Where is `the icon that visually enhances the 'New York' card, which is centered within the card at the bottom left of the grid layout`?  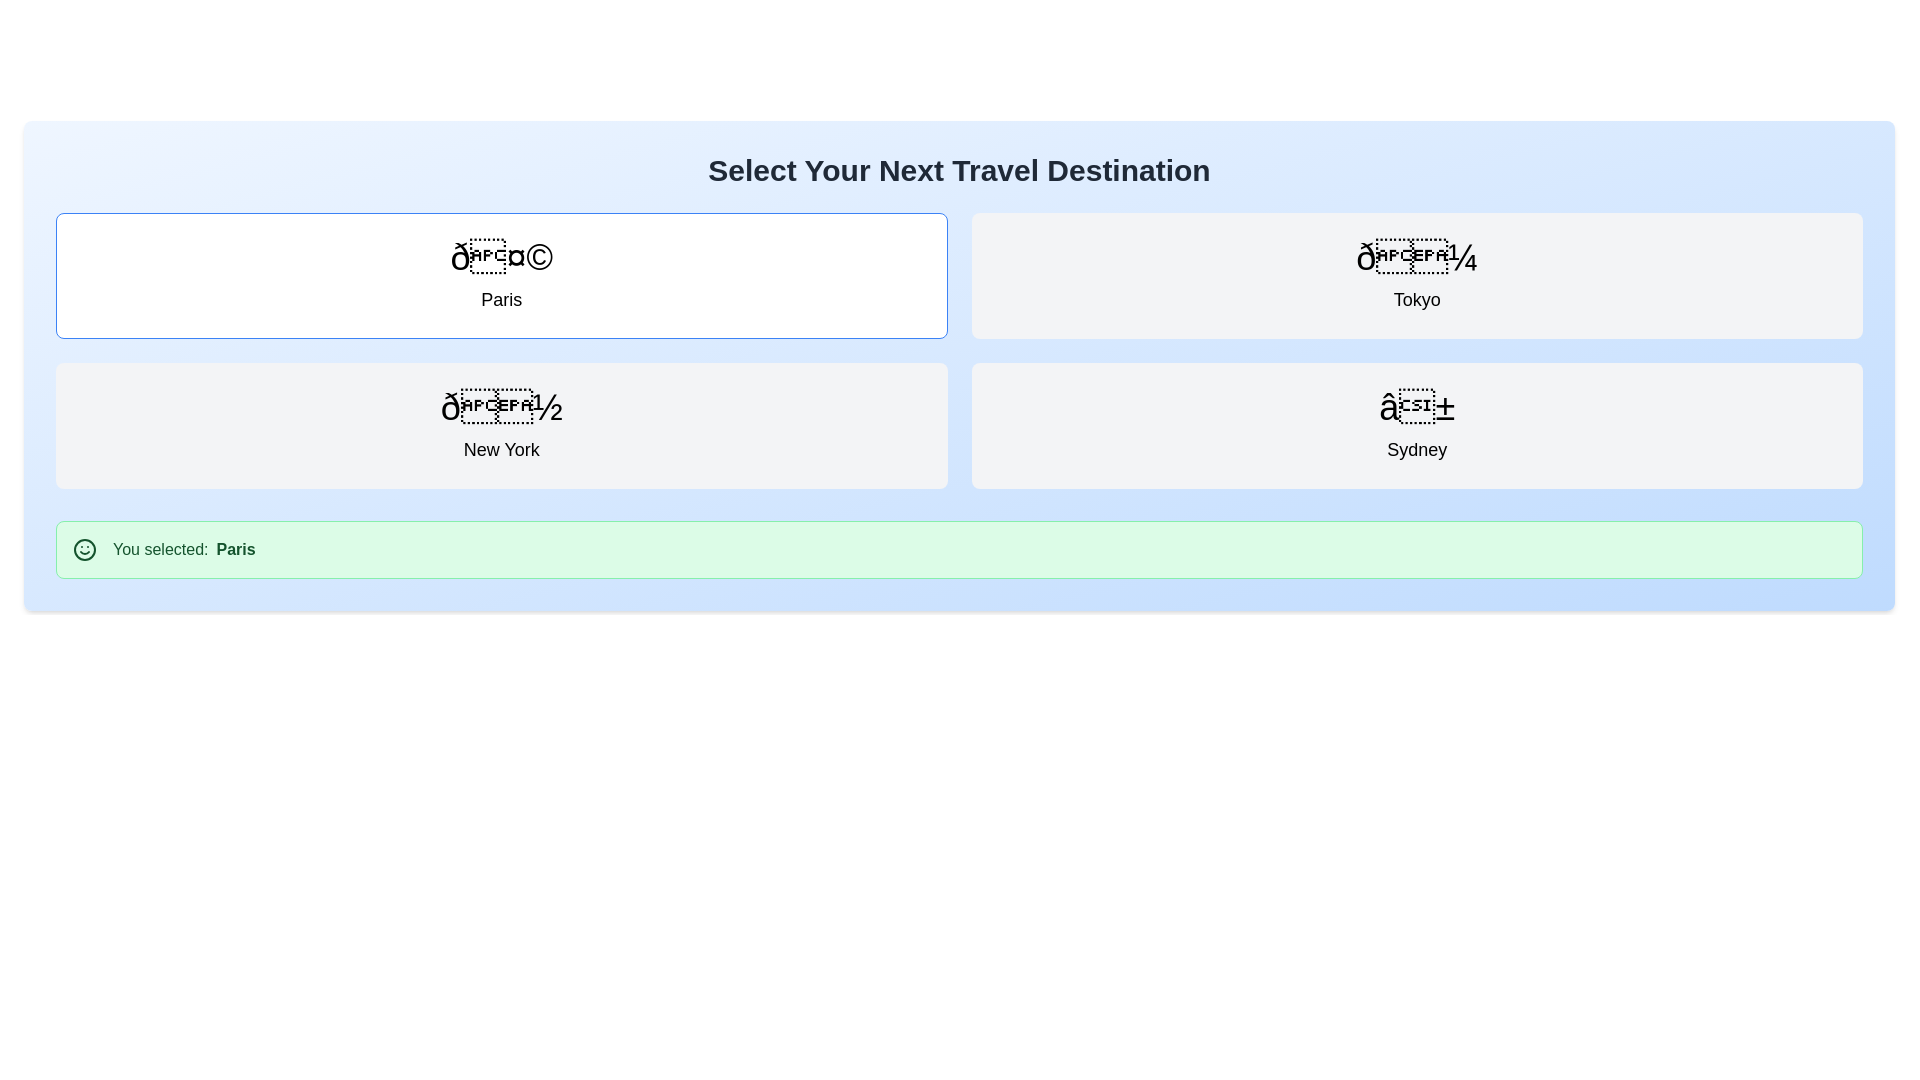
the icon that visually enhances the 'New York' card, which is centered within the card at the bottom left of the grid layout is located at coordinates (501, 407).